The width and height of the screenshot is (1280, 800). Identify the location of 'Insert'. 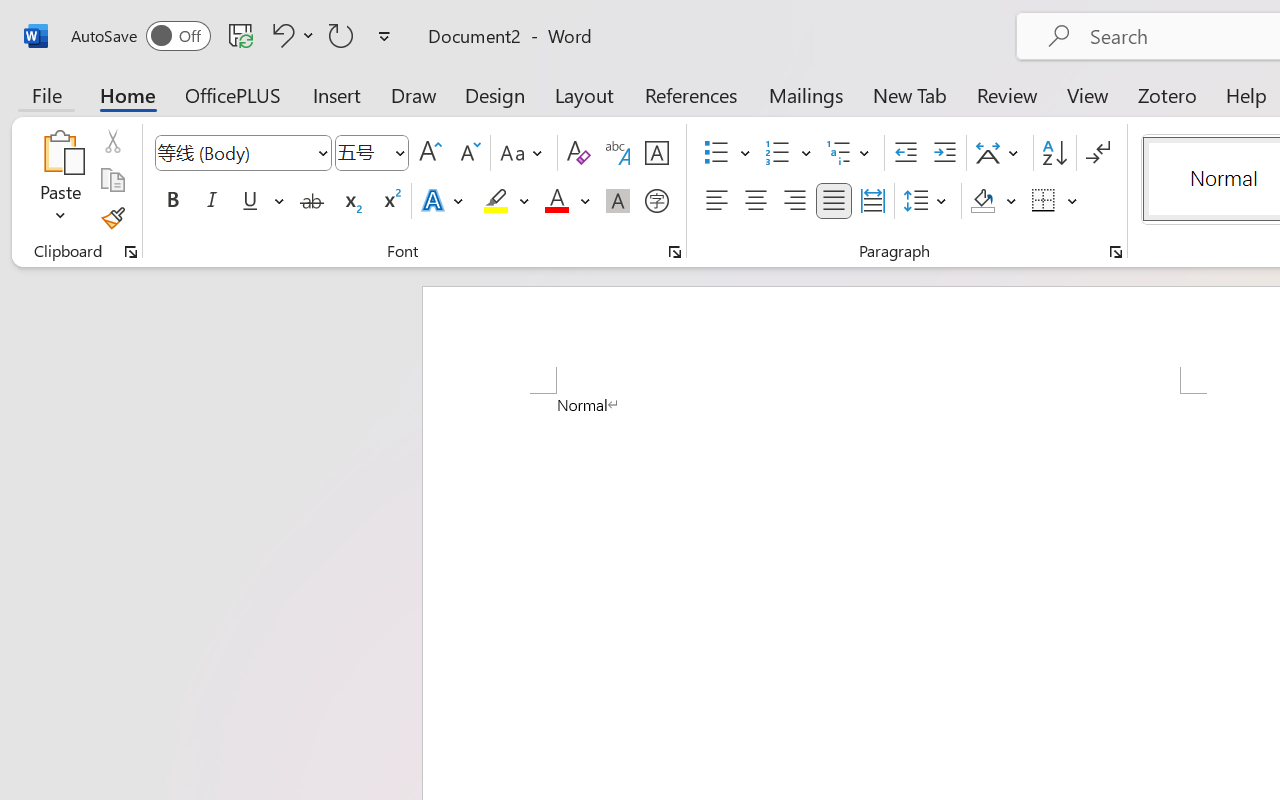
(337, 94).